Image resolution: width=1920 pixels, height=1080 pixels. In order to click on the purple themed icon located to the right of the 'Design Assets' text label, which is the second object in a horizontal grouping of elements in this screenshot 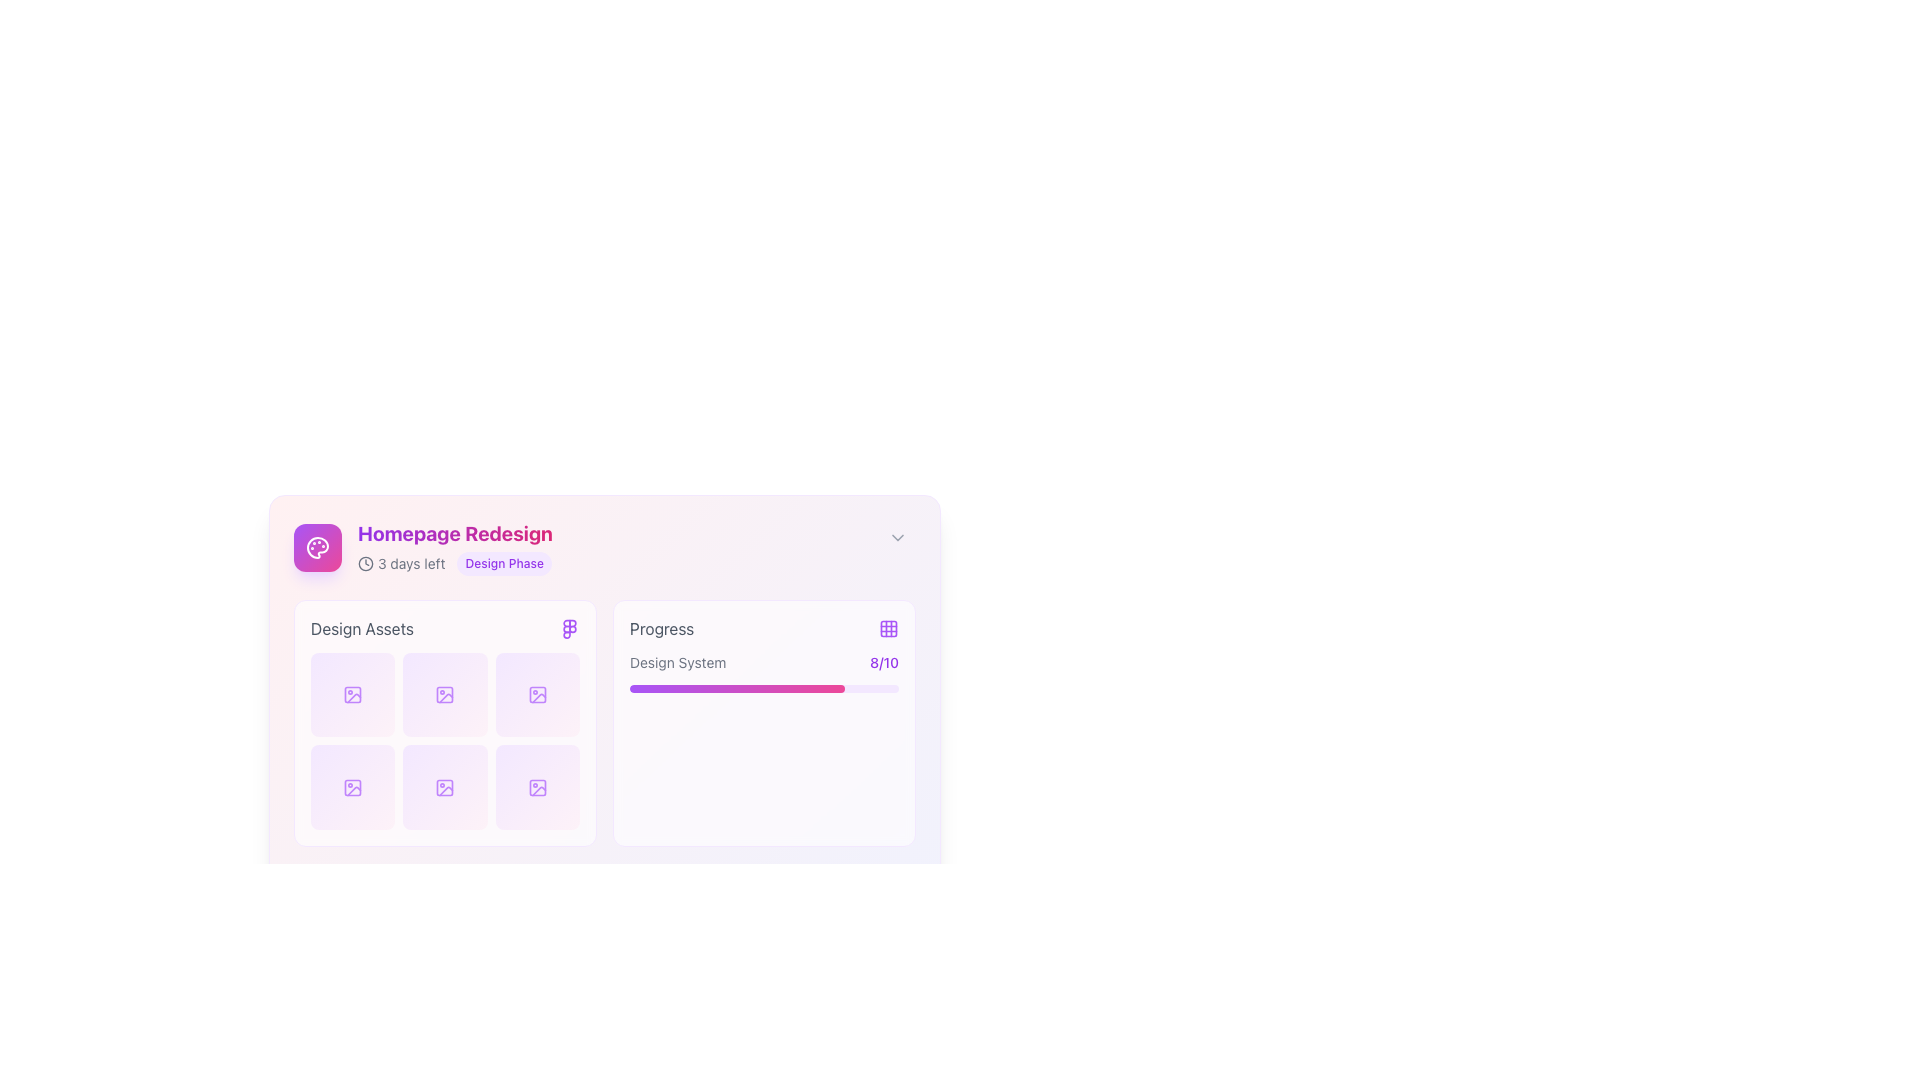, I will do `click(569, 627)`.